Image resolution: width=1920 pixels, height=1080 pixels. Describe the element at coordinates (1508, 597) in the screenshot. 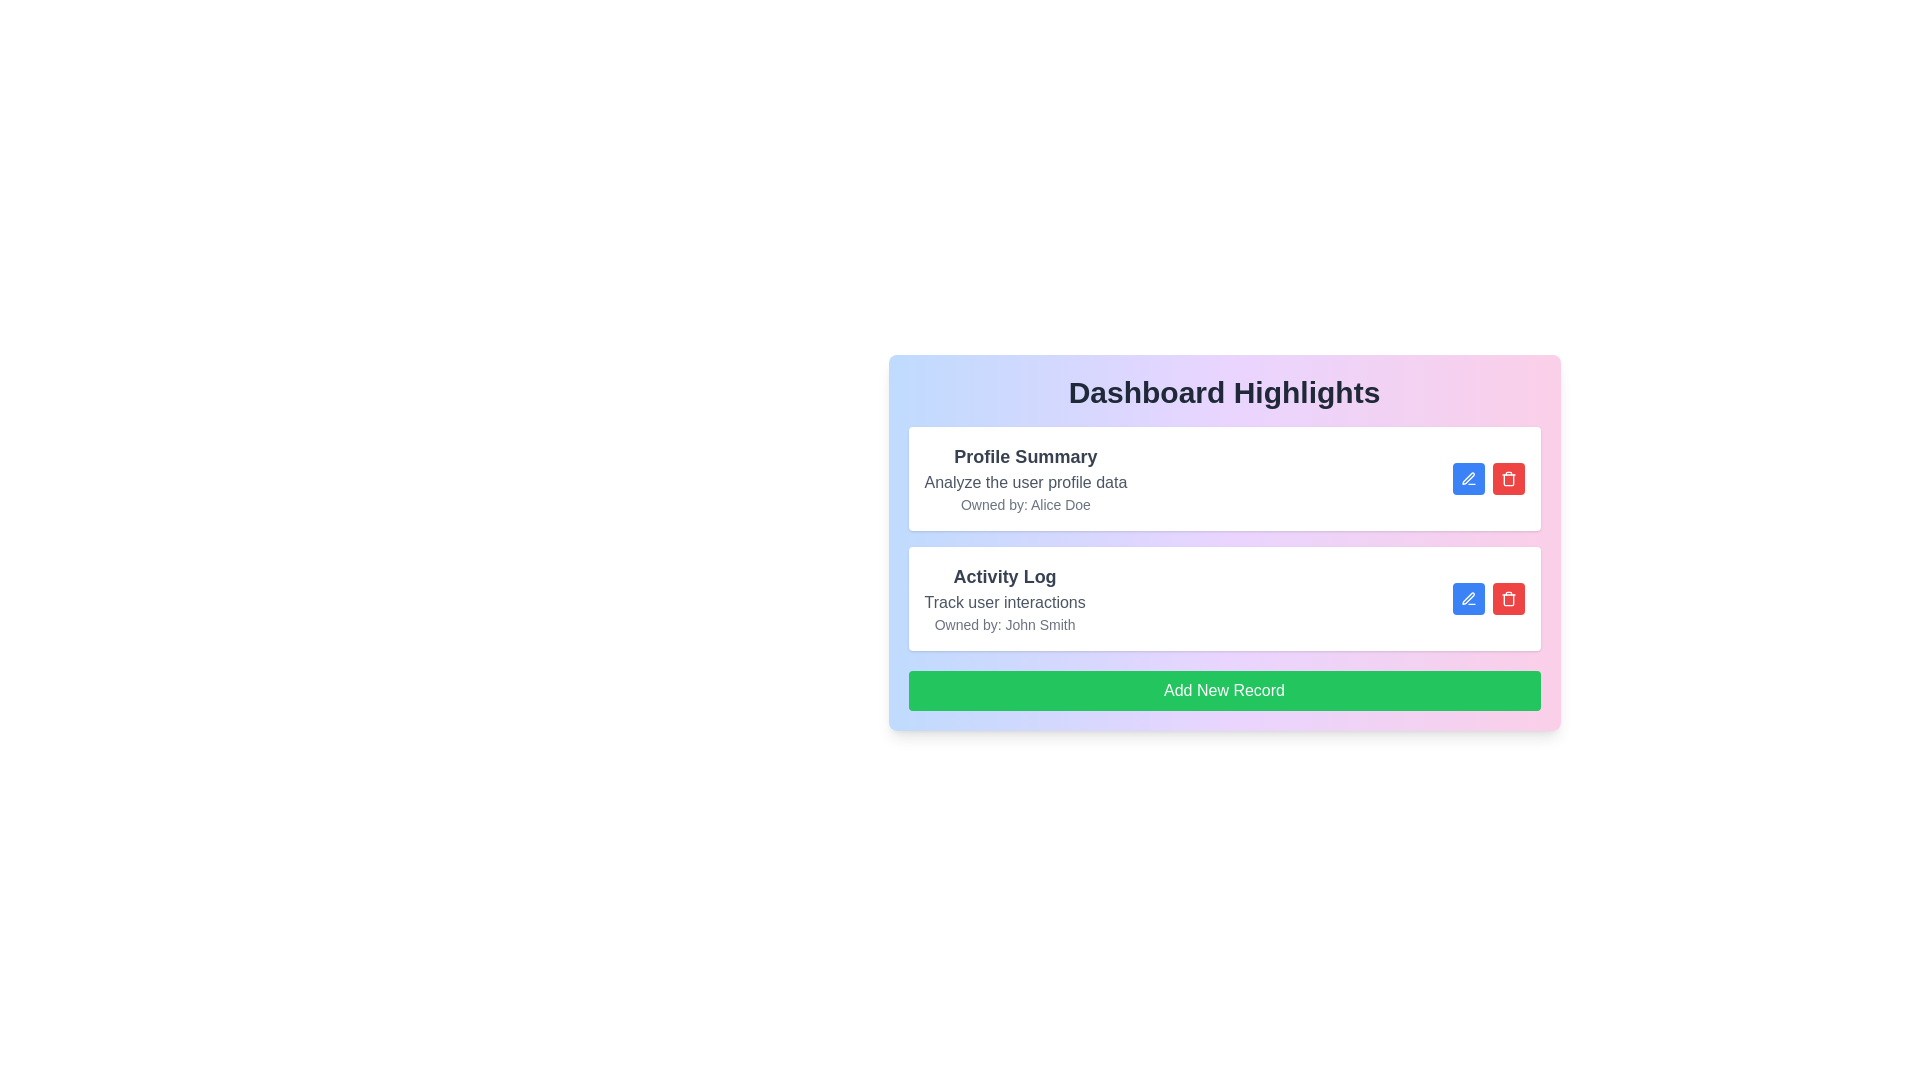

I see `the delete icon embedded within the clickable button` at that location.